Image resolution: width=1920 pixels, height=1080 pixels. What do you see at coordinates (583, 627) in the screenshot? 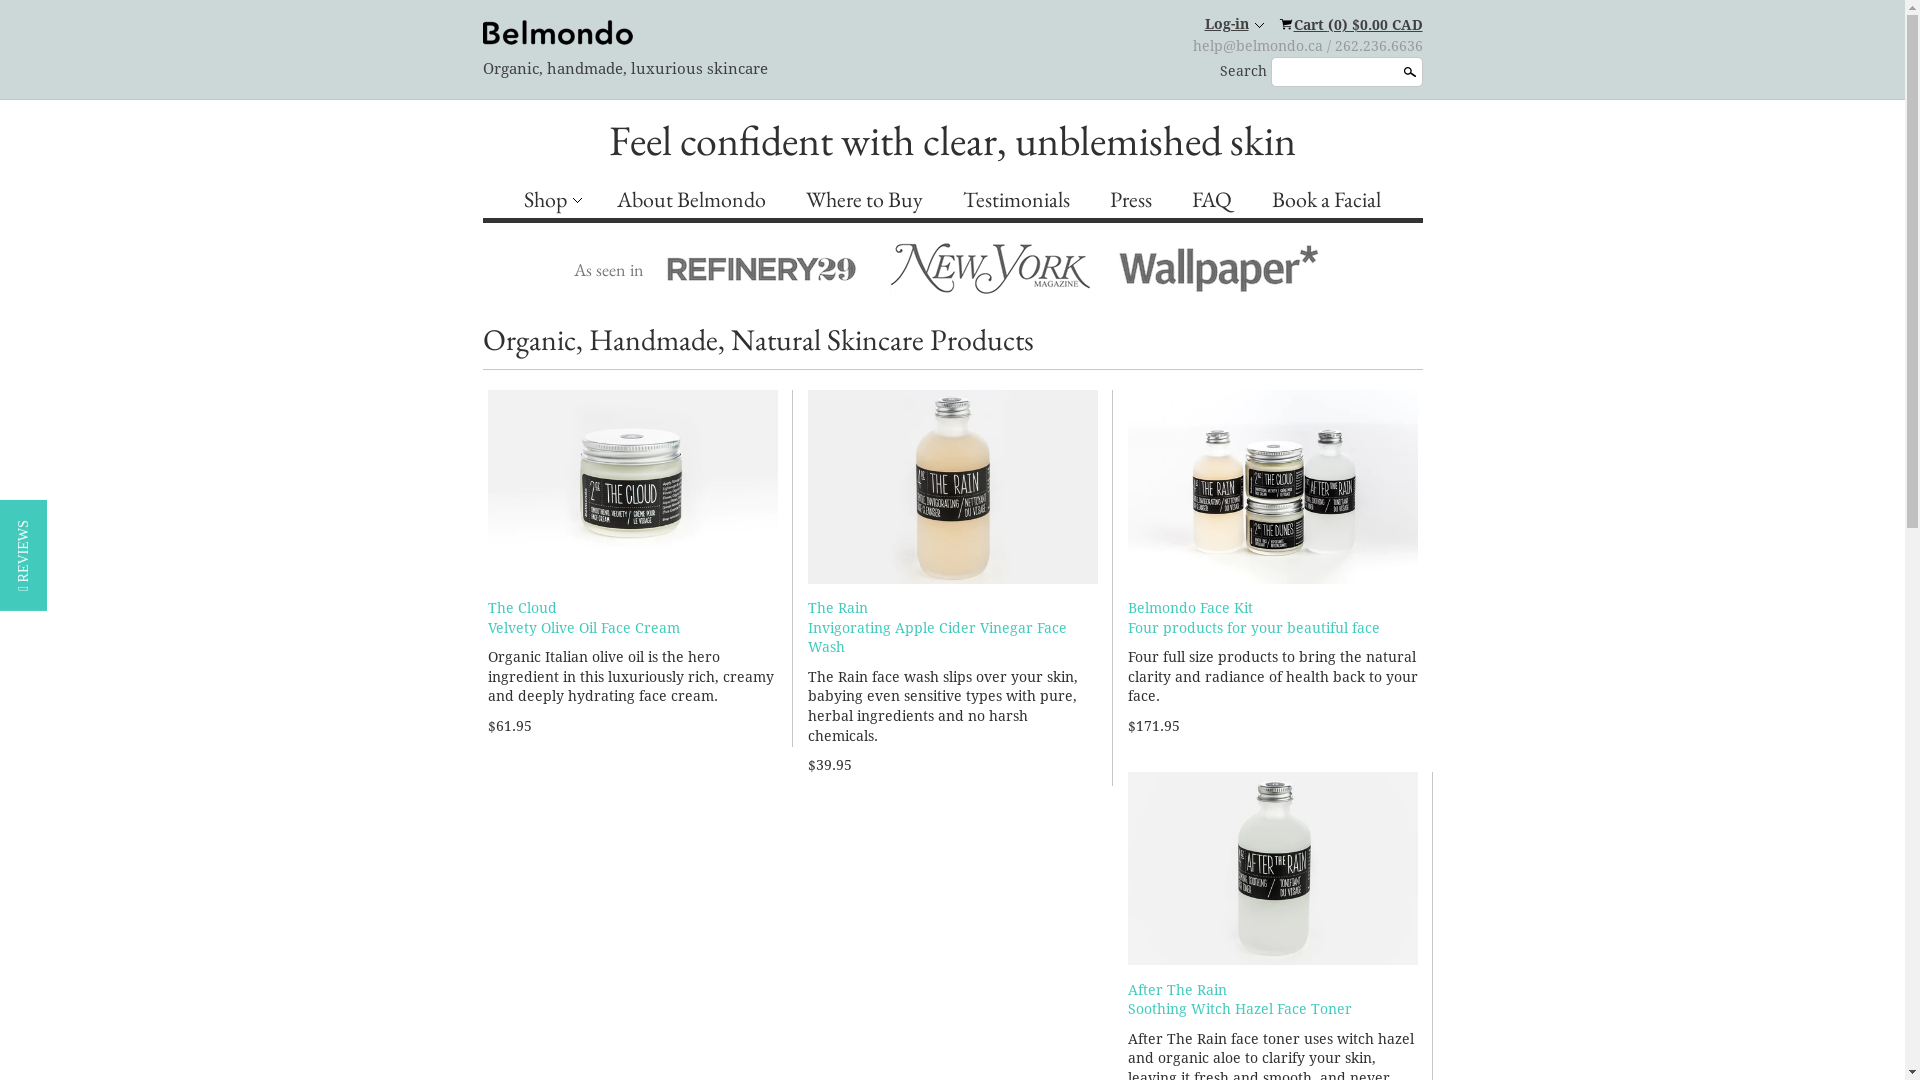
I see `'Velvety Olive Oil Face Cream'` at bounding box center [583, 627].